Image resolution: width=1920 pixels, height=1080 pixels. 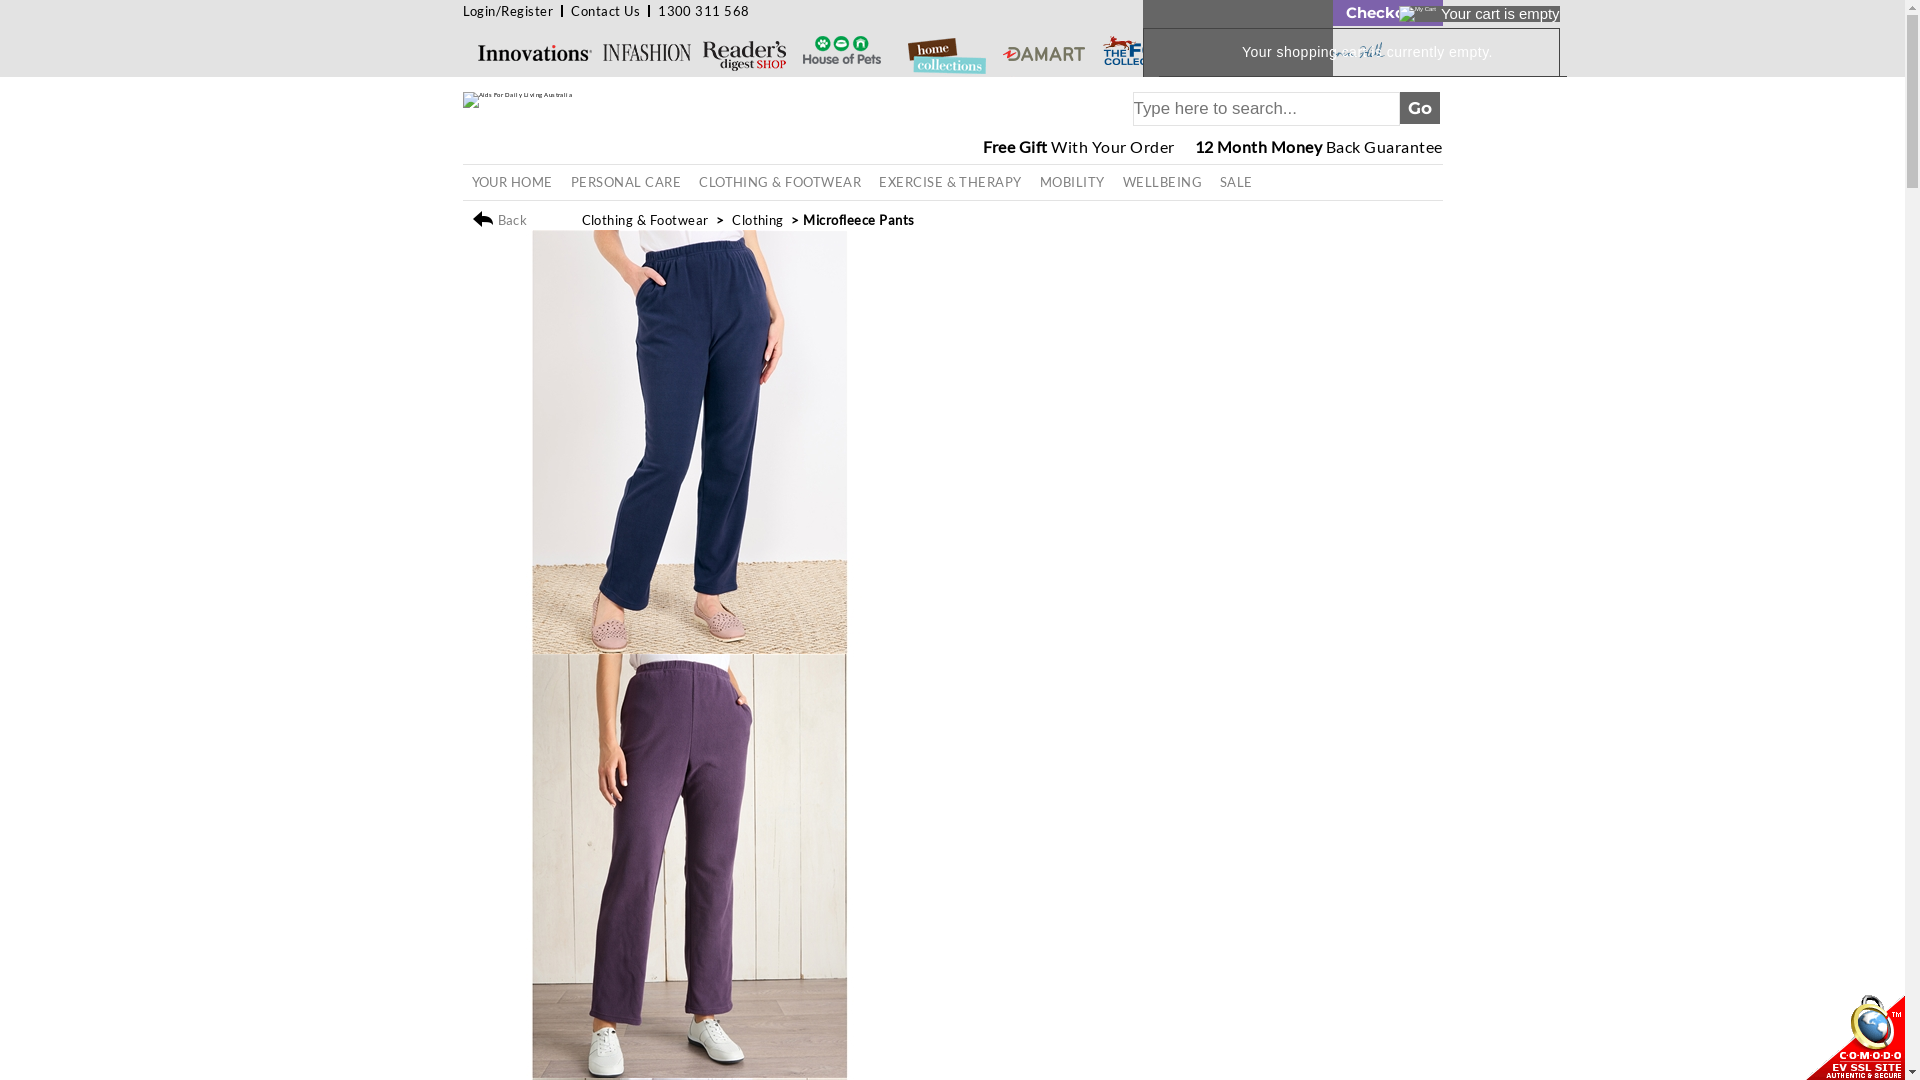 I want to click on 'YOUR HOME', so click(x=511, y=182).